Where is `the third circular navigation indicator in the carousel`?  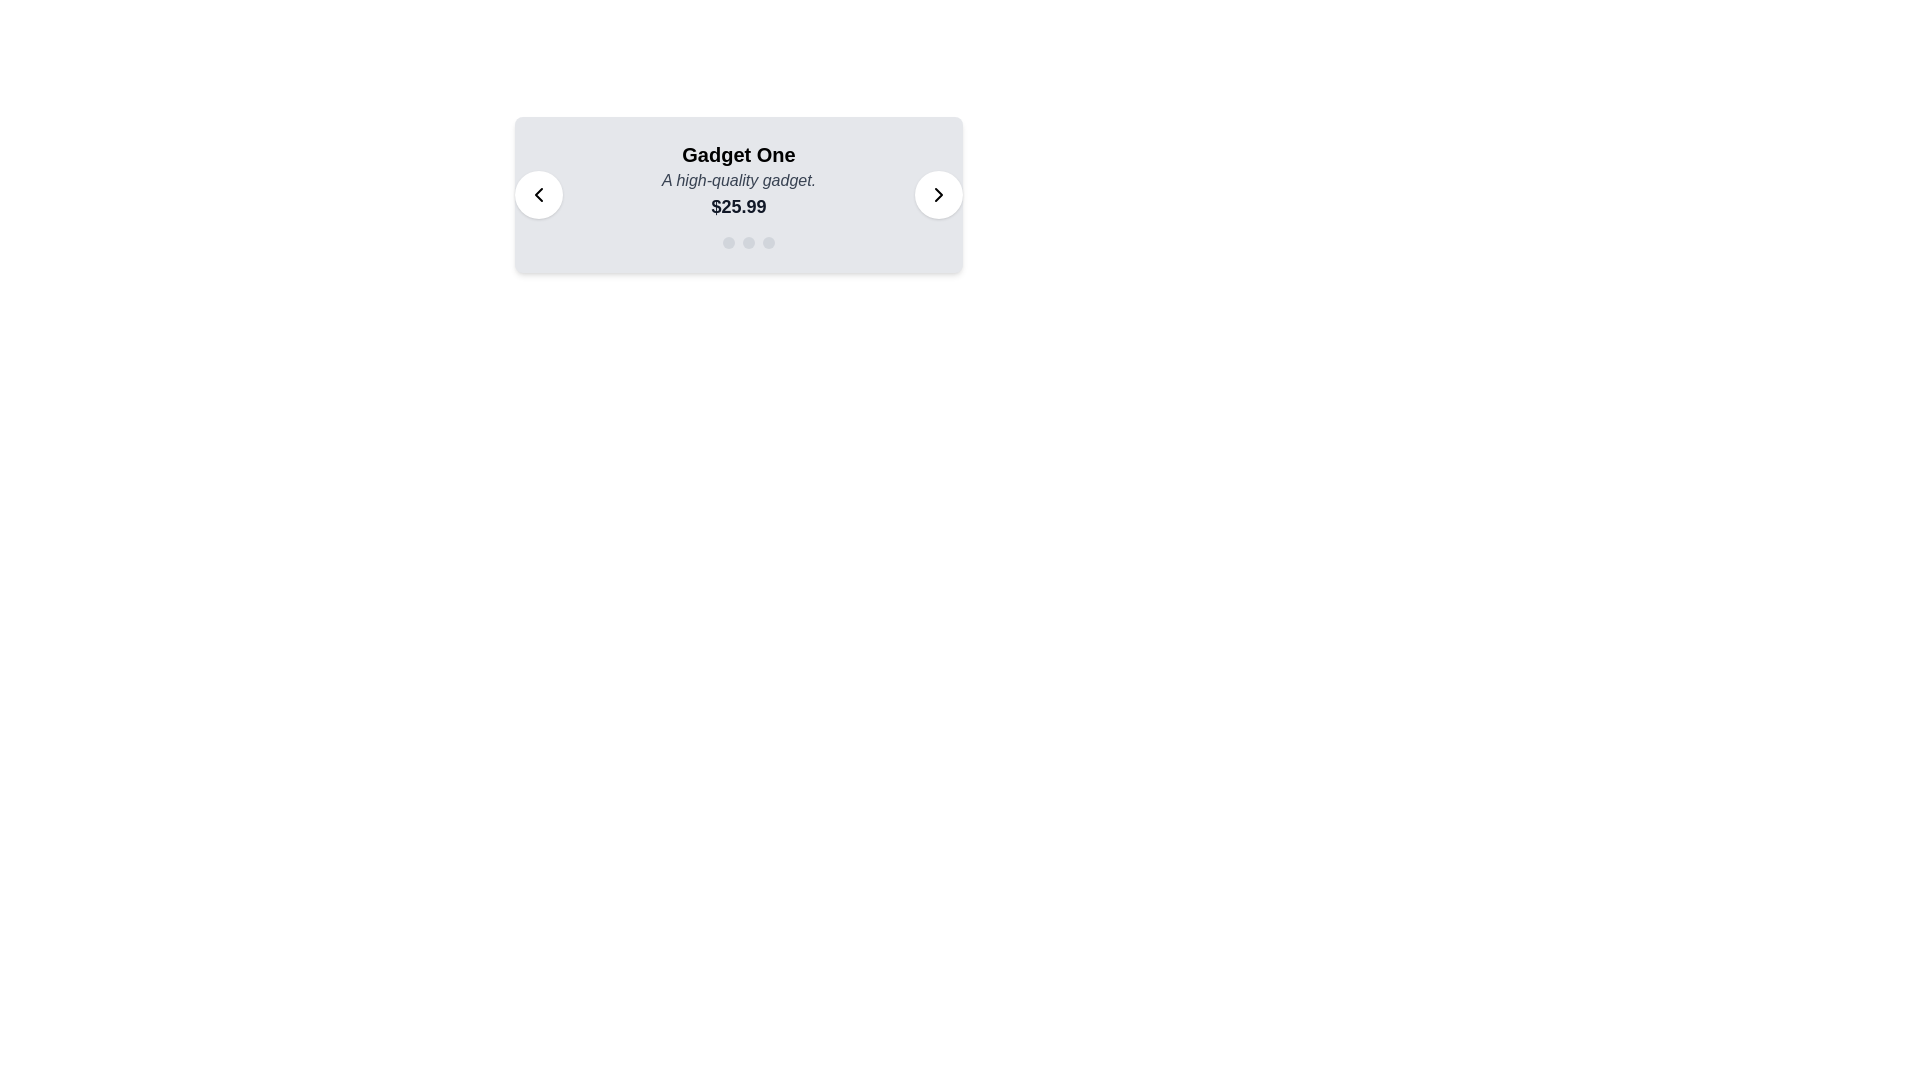 the third circular navigation indicator in the carousel is located at coordinates (747, 242).